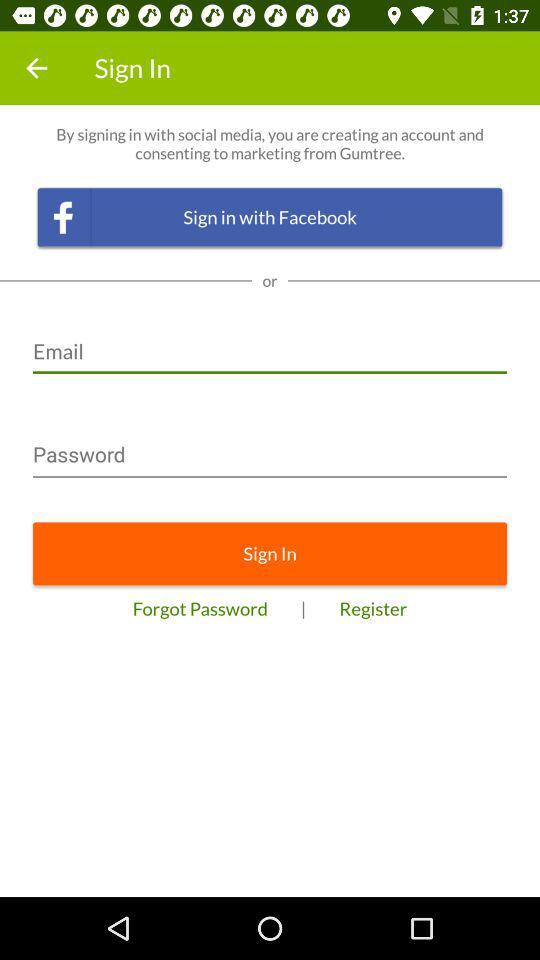 This screenshot has width=540, height=960. I want to click on item above by signing in item, so click(36, 68).